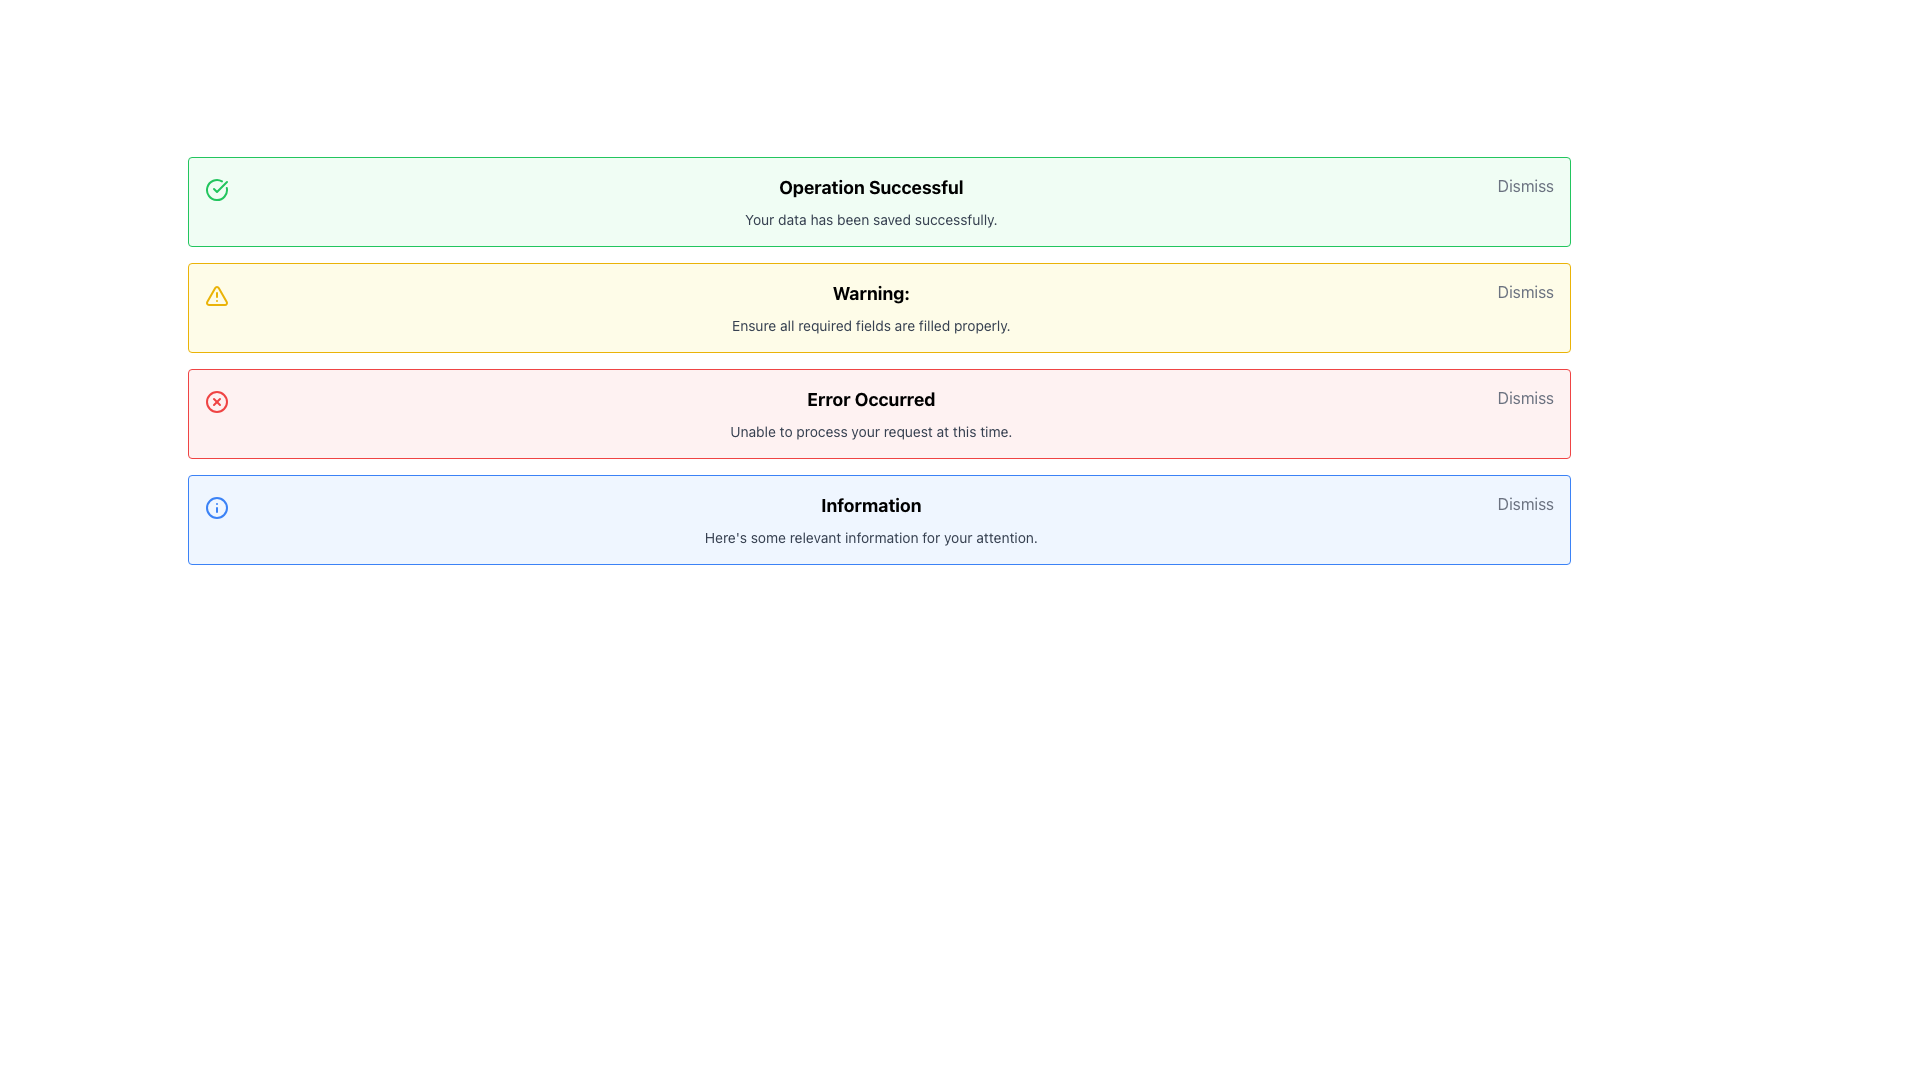  Describe the element at coordinates (1524, 397) in the screenshot. I see `the dismiss button located on the far right of the red alert box` at that location.